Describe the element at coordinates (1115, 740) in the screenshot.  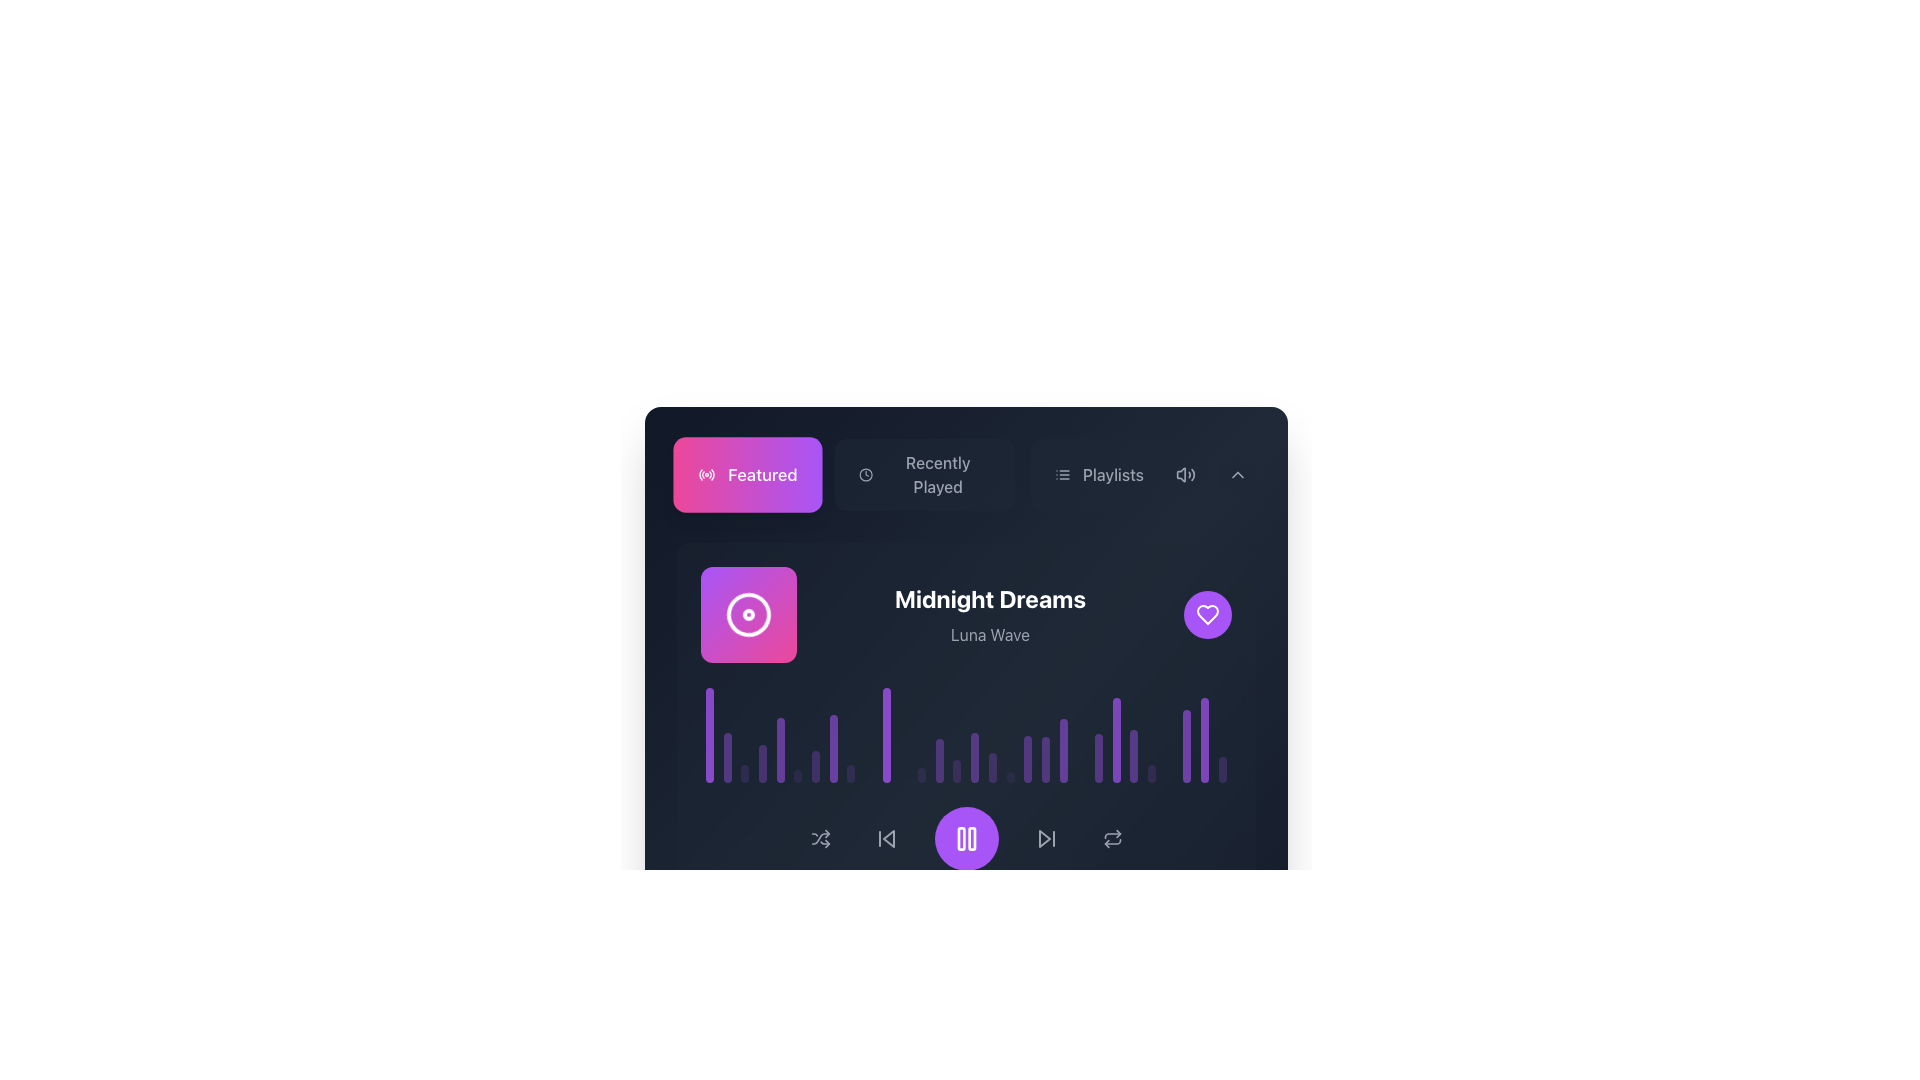
I see `the 24th vertical bar in the bar chart visualization located at the lower section of the interface` at that location.